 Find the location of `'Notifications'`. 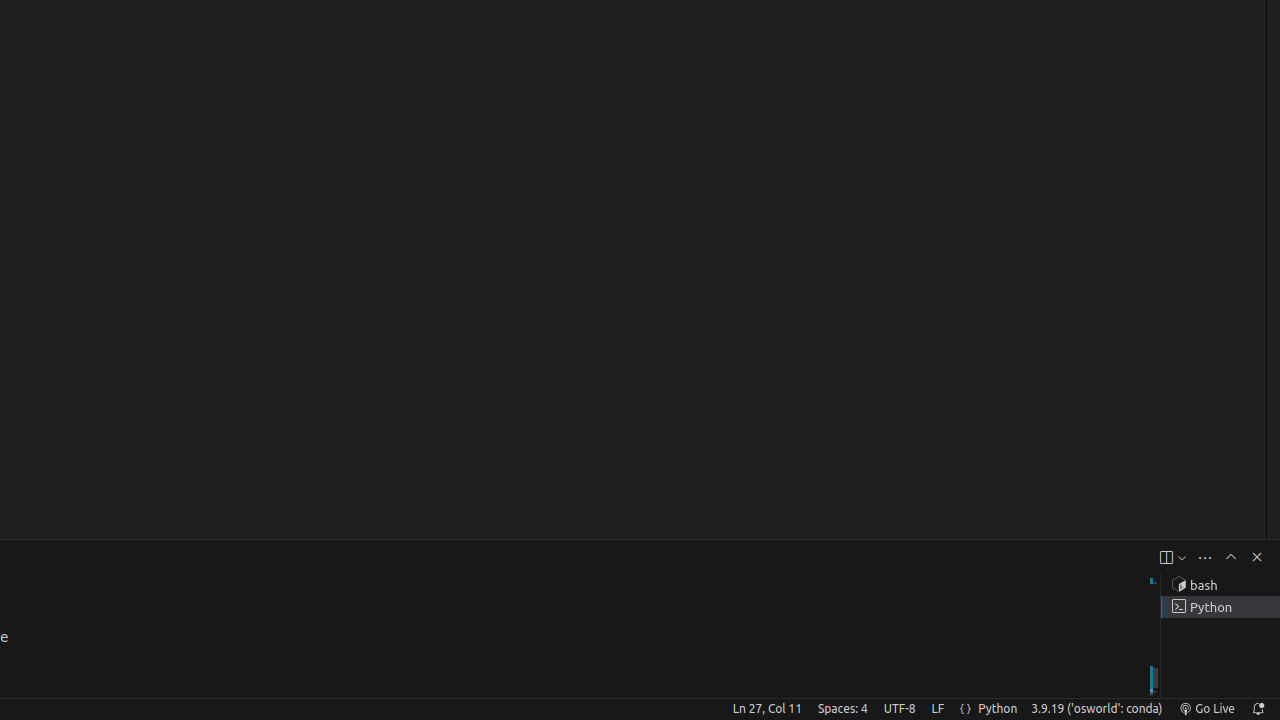

'Notifications' is located at coordinates (1256, 707).